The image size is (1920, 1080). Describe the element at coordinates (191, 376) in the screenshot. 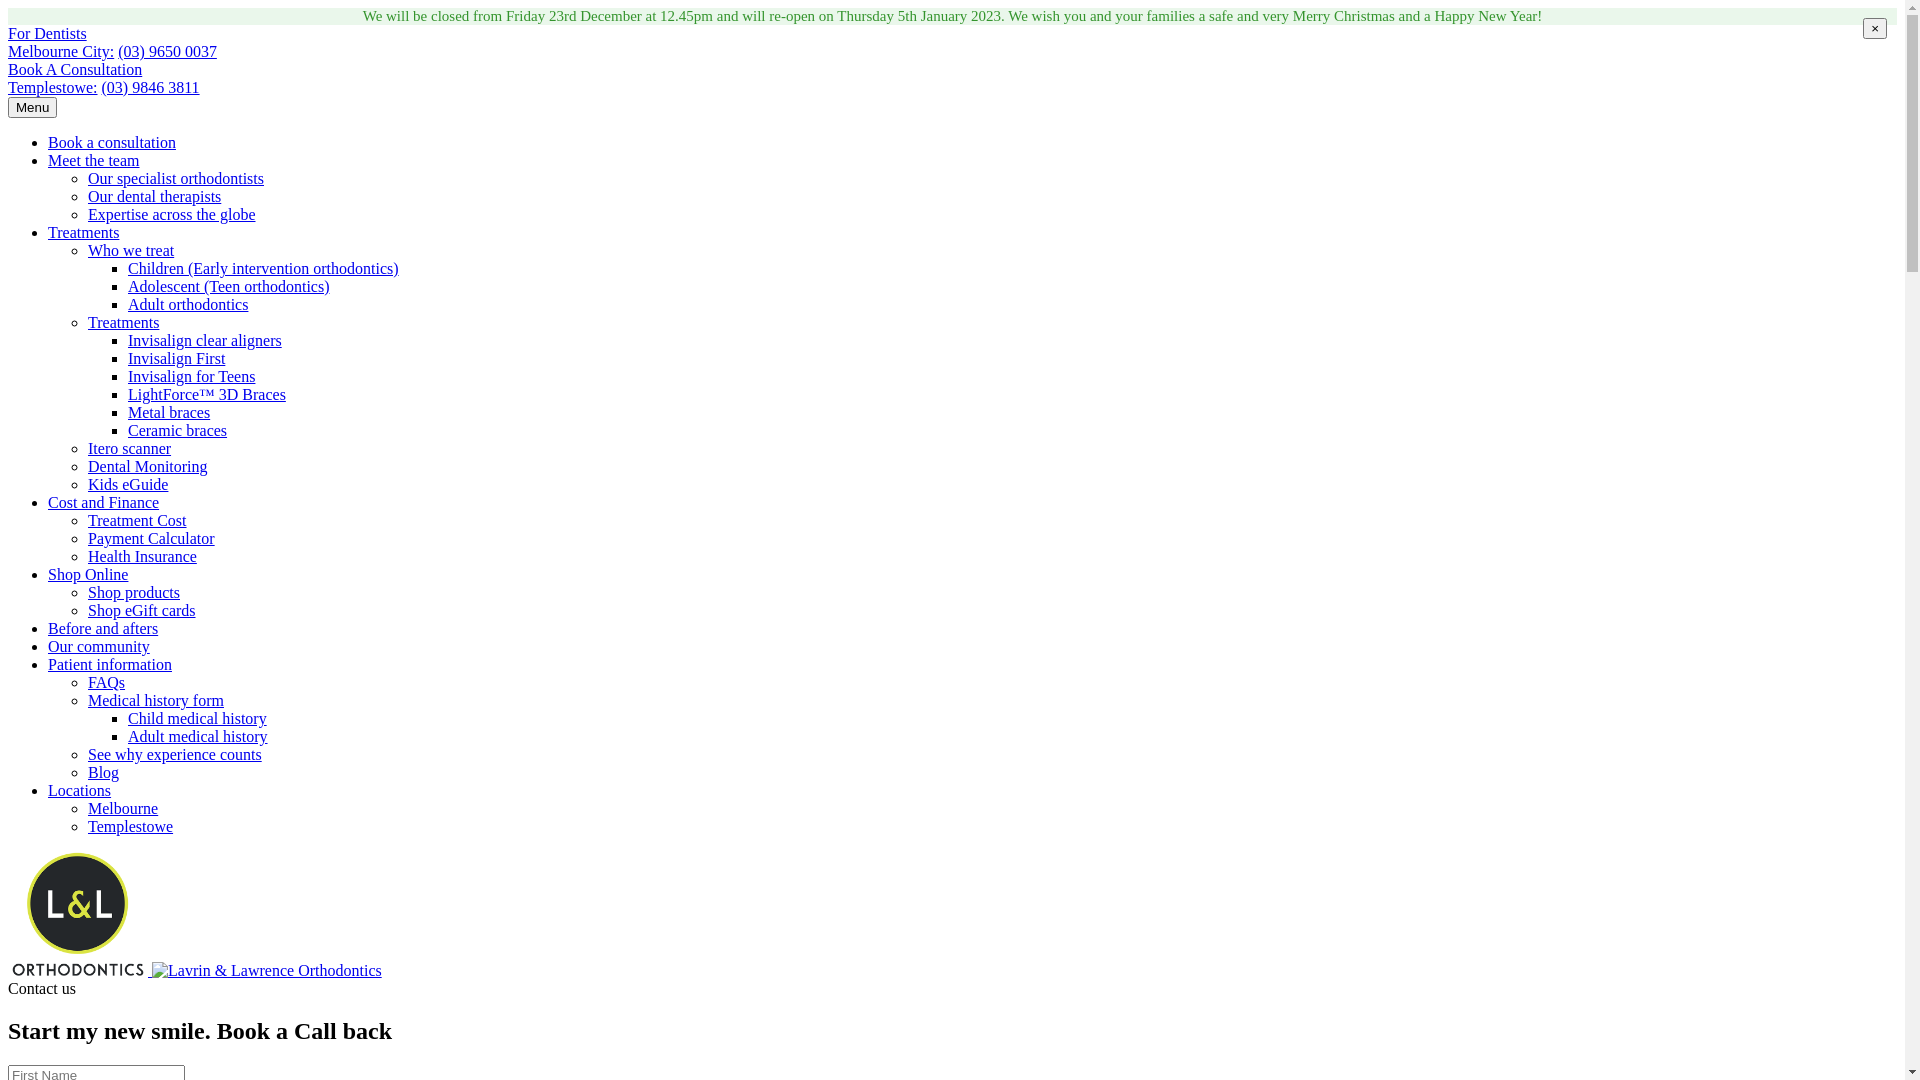

I see `'Invisalign for Teens'` at that location.